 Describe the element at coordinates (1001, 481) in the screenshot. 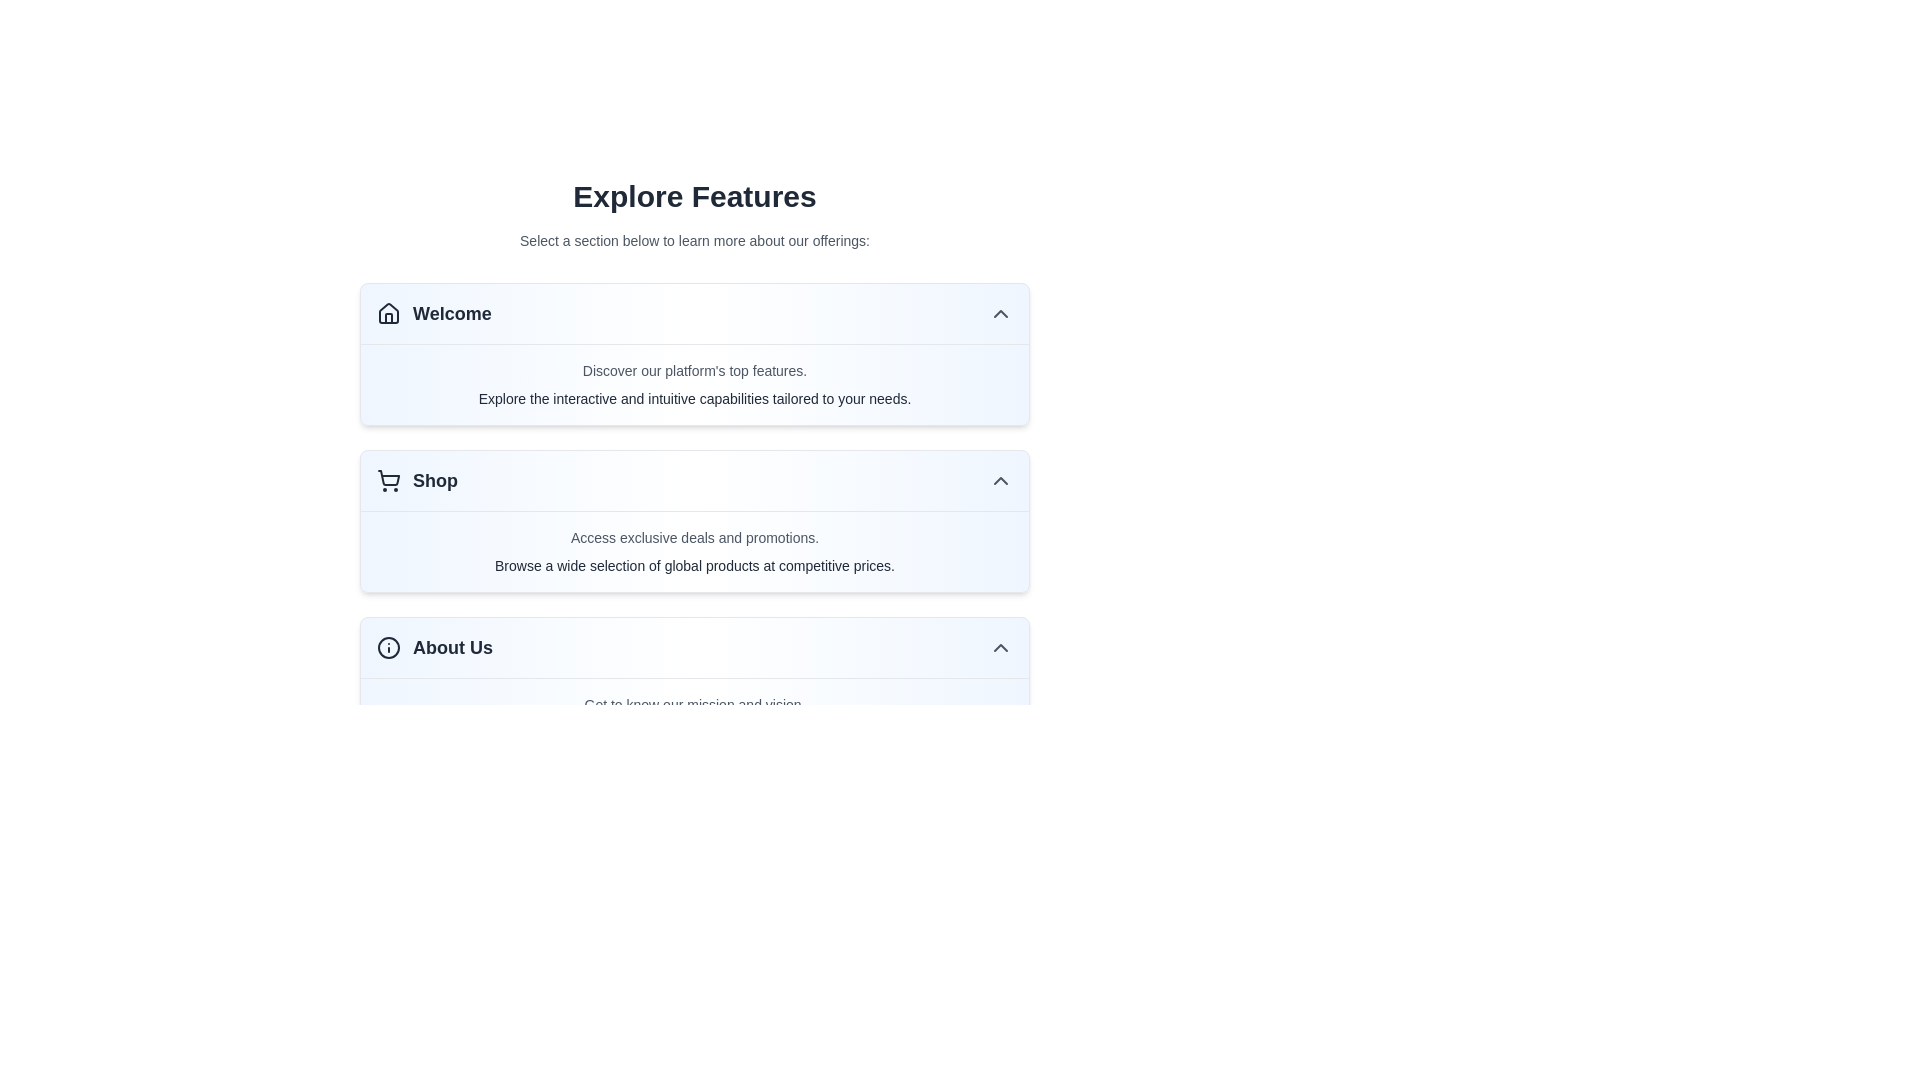

I see `the small upward-pointing chevron icon located at the rightmost edge of the 'Shop' section` at that location.